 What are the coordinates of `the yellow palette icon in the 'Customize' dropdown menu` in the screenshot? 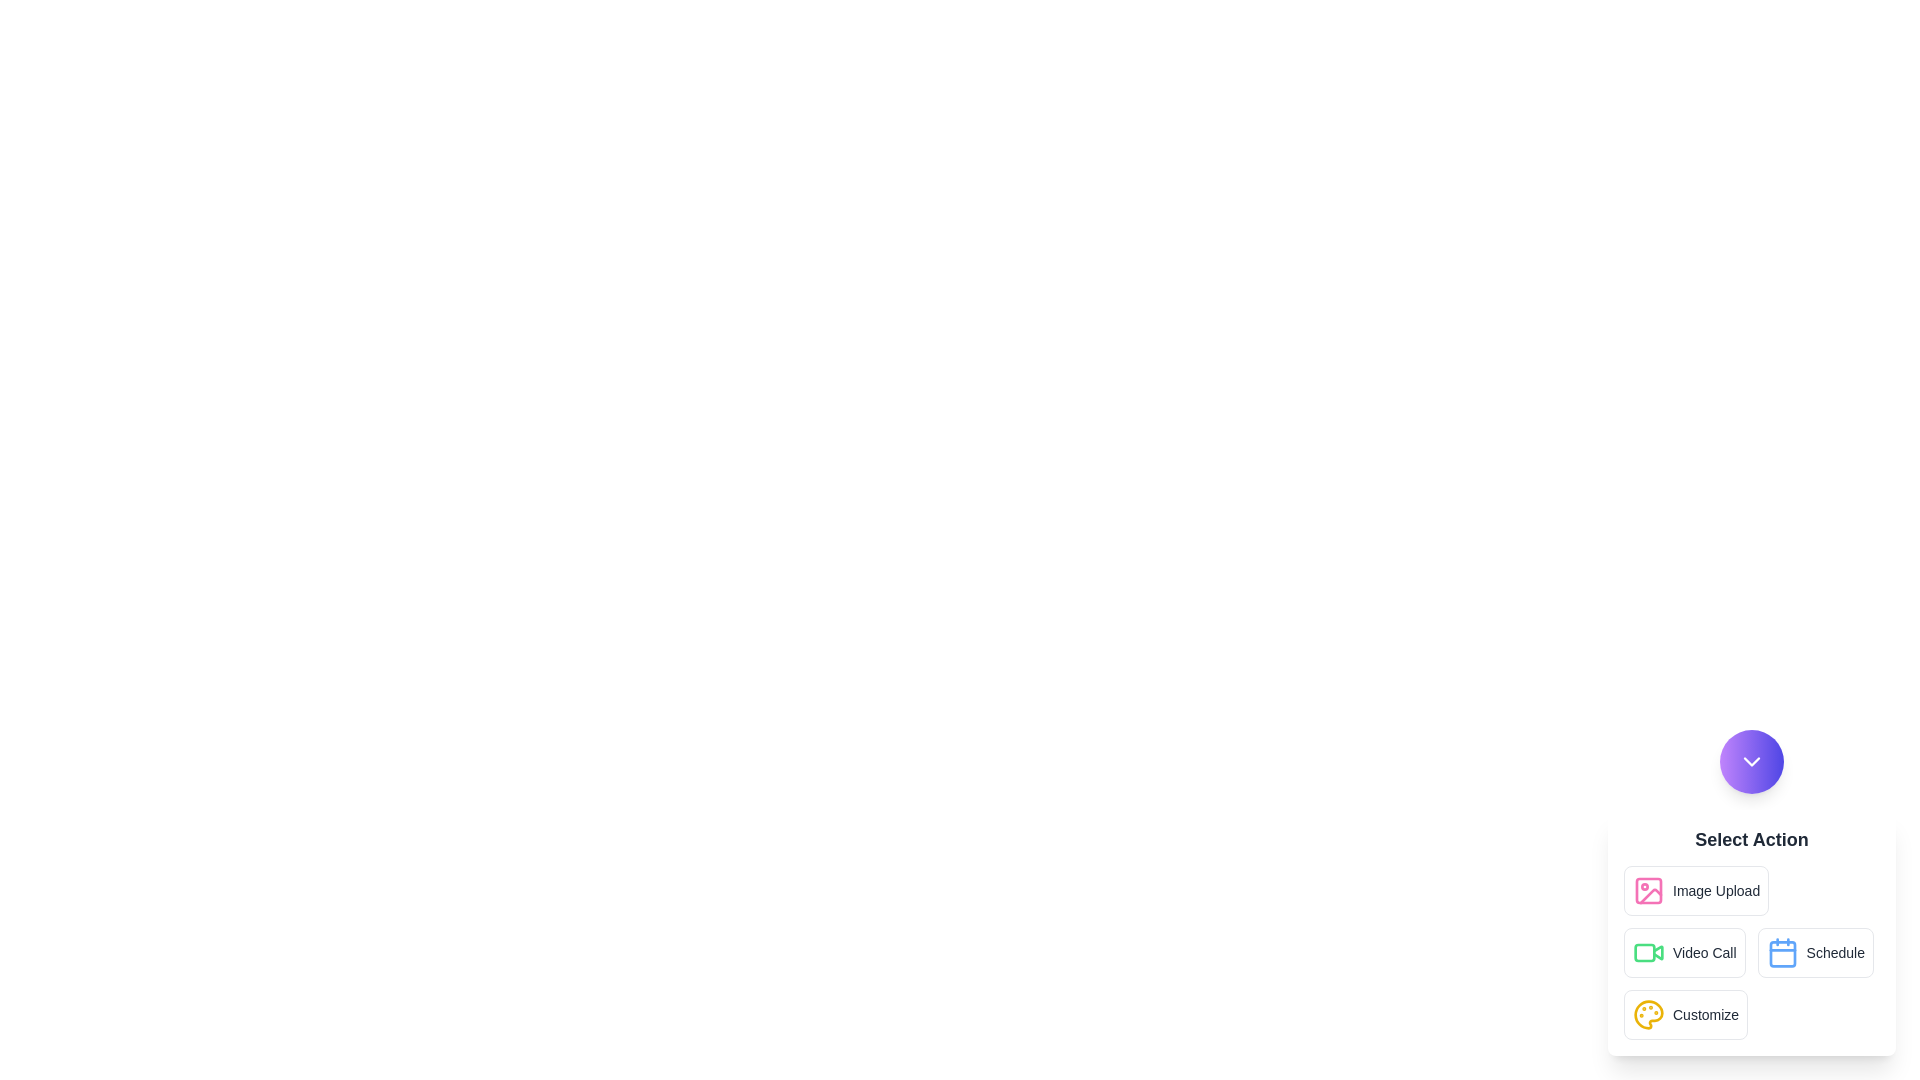 It's located at (1648, 1014).